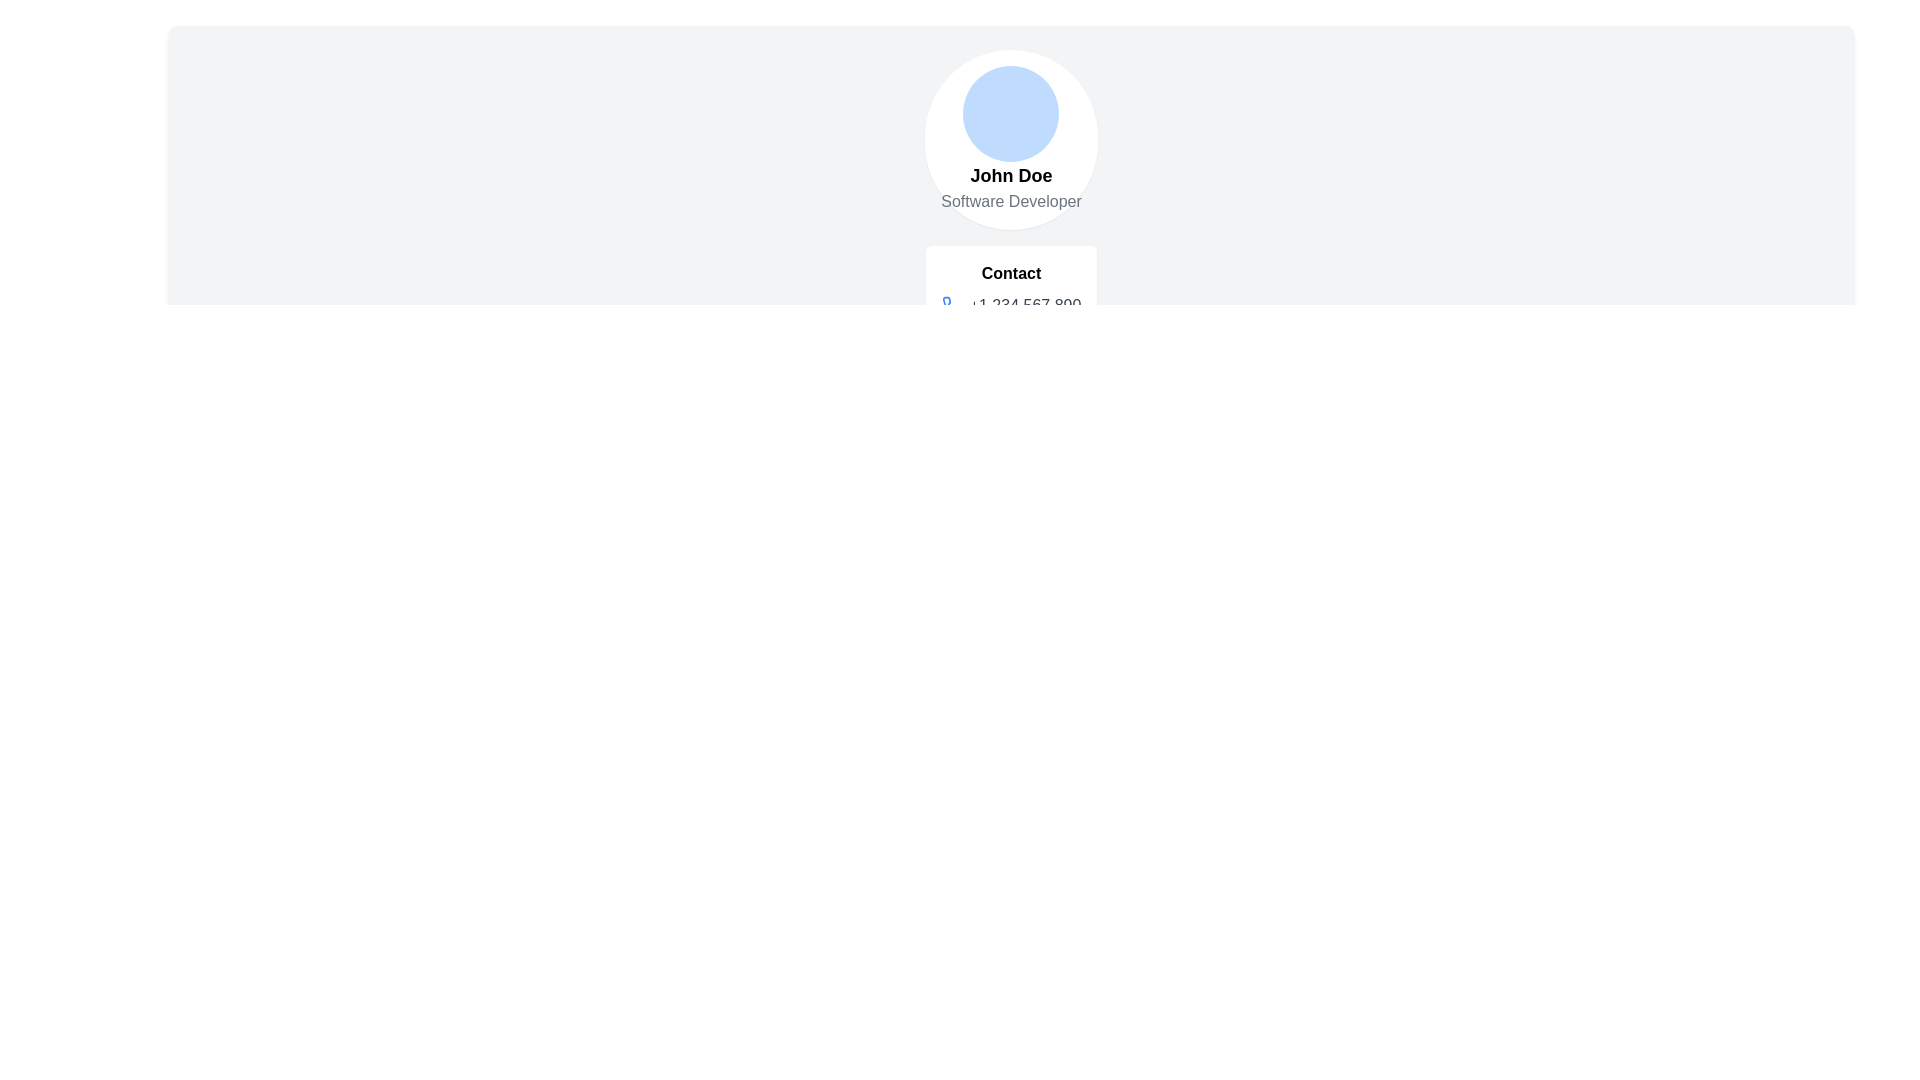 Image resolution: width=1920 pixels, height=1080 pixels. Describe the element at coordinates (950, 305) in the screenshot. I see `the phone icon located to the left of the phone number '+1 234 567 890' in the contact details section` at that location.